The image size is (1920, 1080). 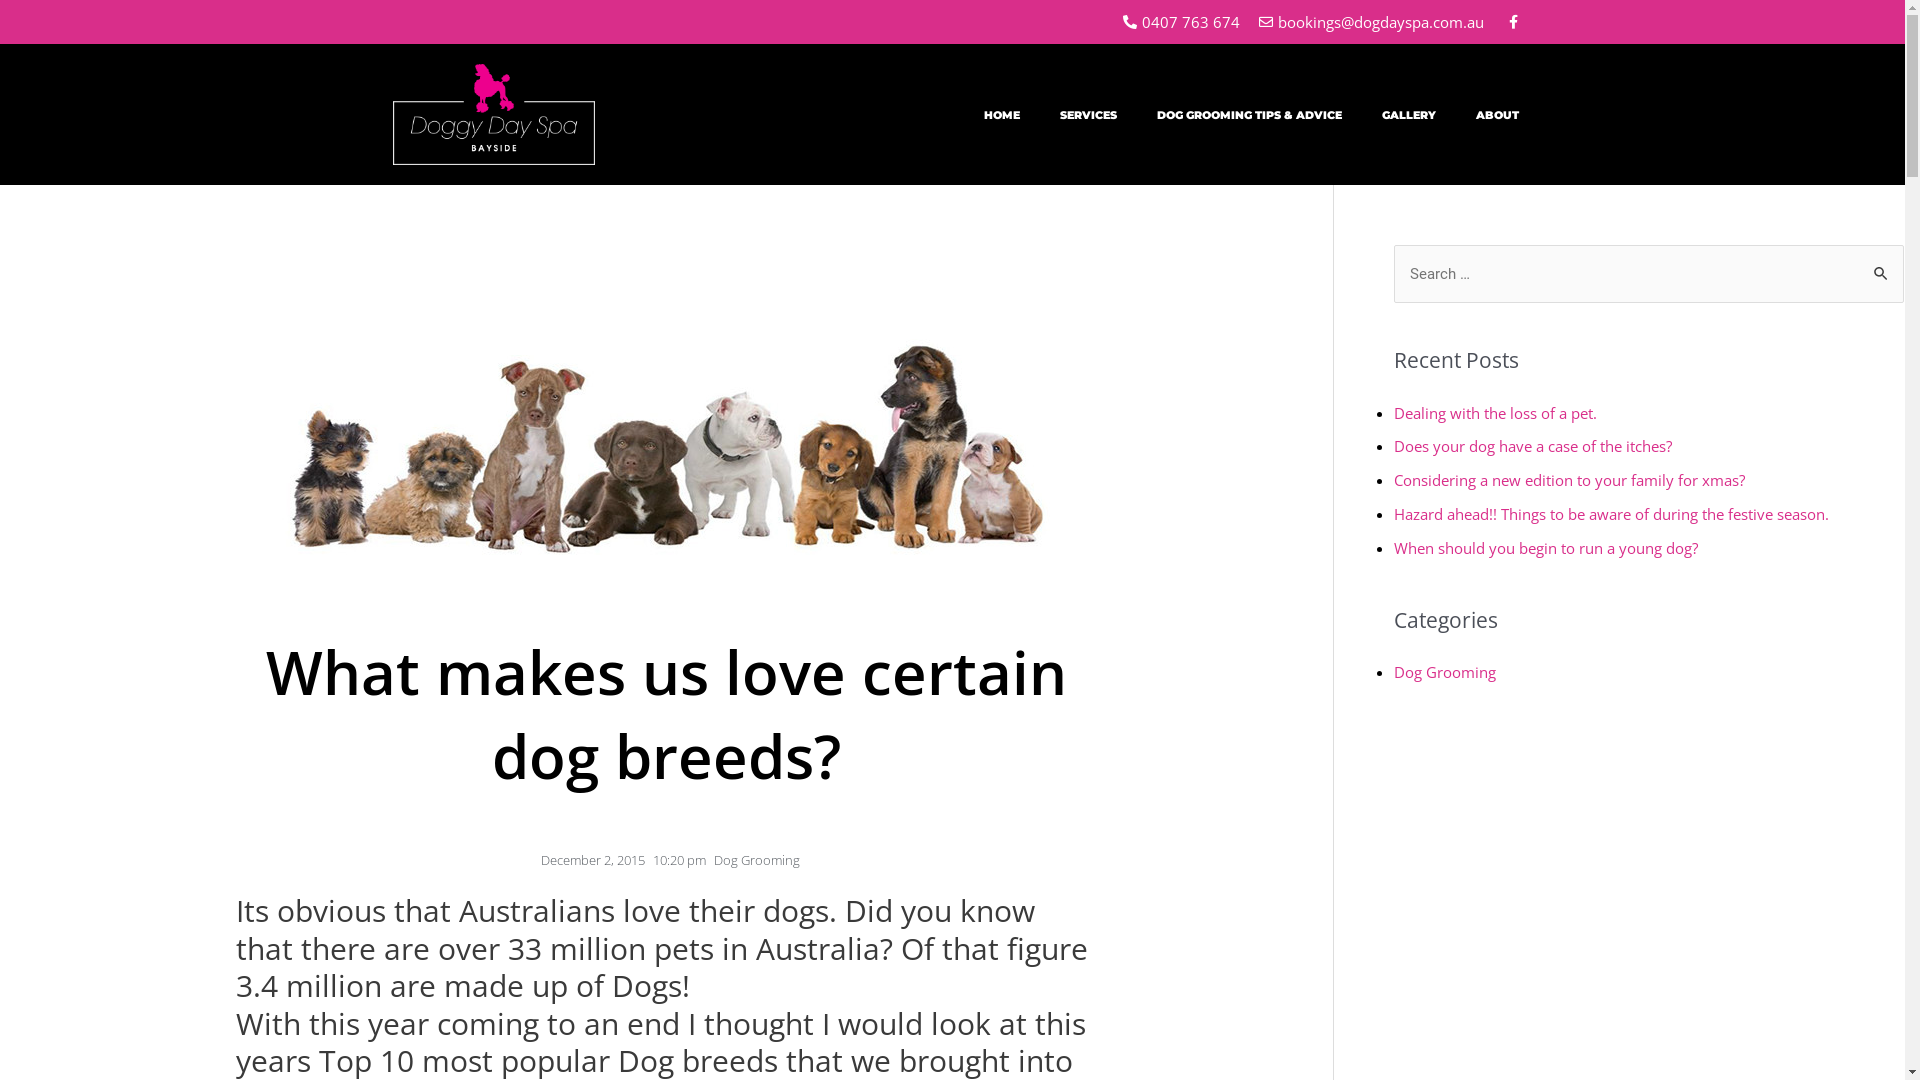 What do you see at coordinates (1880, 264) in the screenshot?
I see `'Search'` at bounding box center [1880, 264].